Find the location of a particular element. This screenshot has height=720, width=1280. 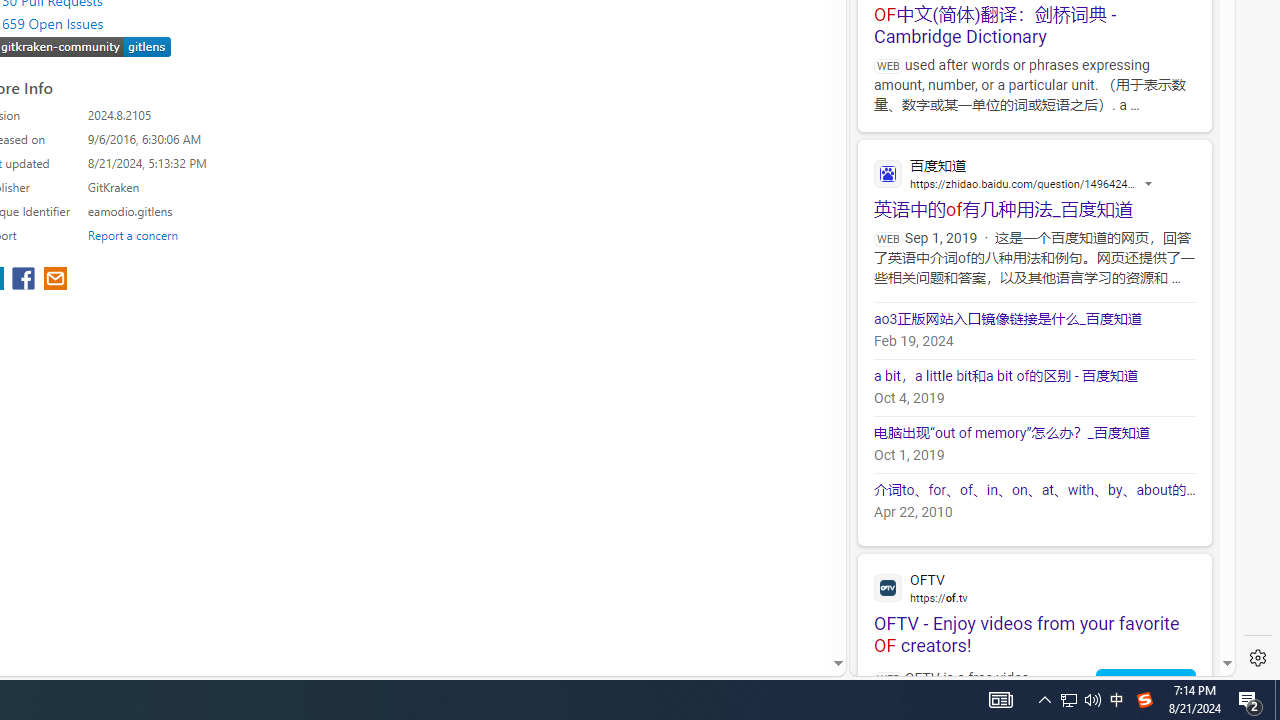

'OFTV' is located at coordinates (1034, 586).